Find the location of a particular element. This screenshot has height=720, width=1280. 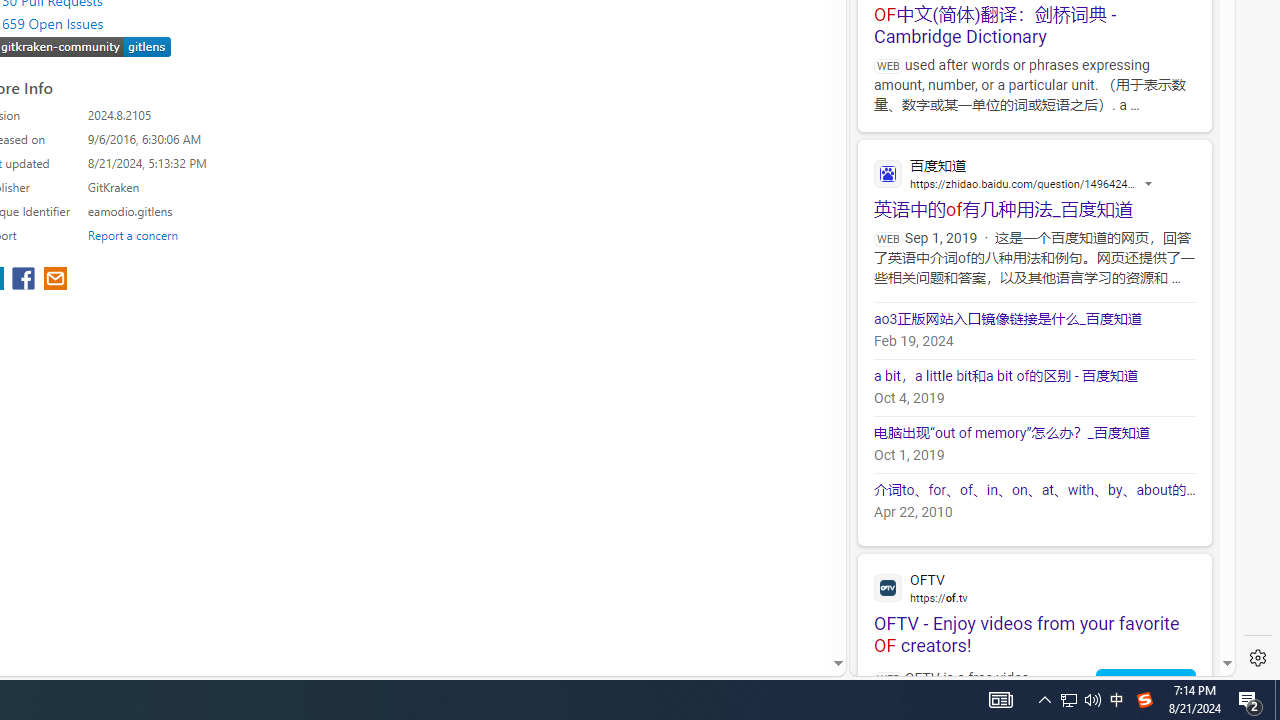

'OFTV' is located at coordinates (1034, 586).